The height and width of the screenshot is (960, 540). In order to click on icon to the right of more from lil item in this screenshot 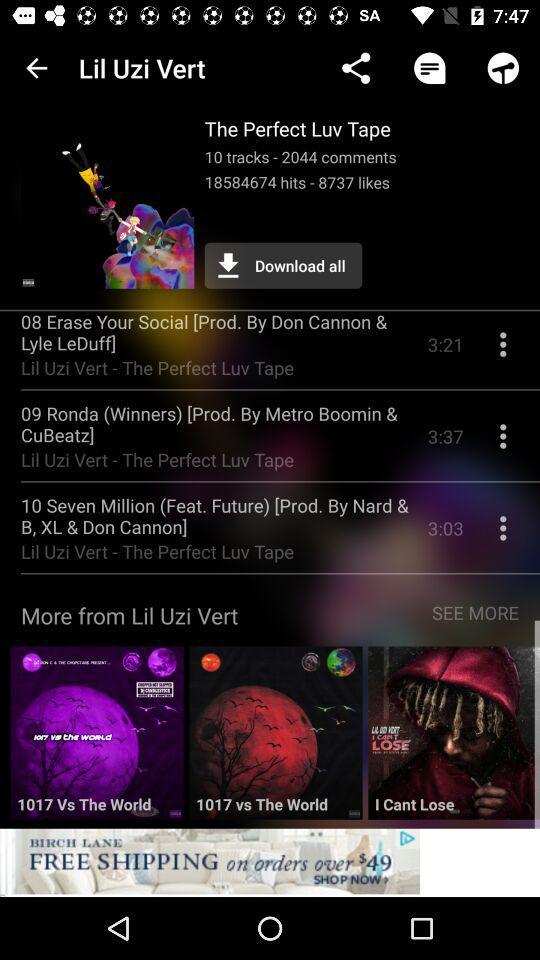, I will do `click(474, 619)`.